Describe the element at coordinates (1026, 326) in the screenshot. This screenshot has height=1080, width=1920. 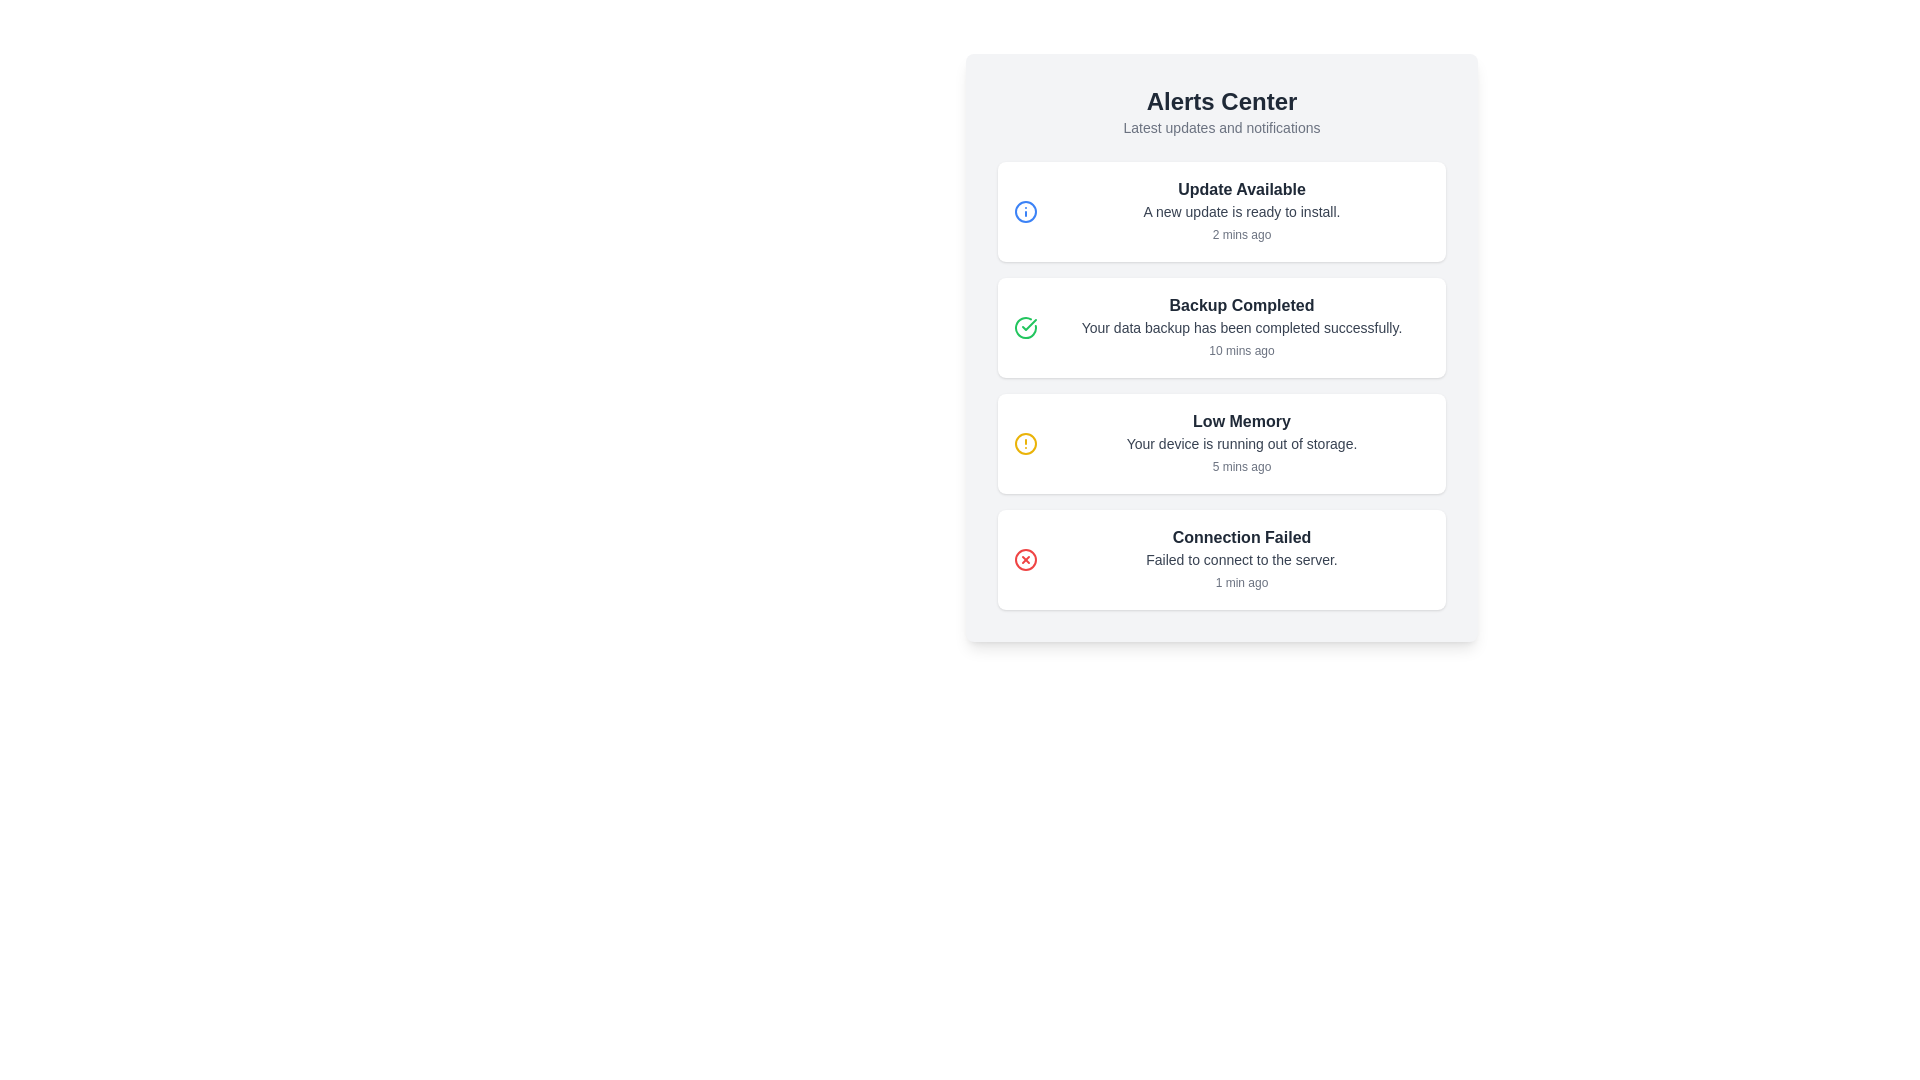
I see `the completion status icon located at the leftmost part of the 'Backup Completed' card, which indicates the successful completion of the data backup task` at that location.